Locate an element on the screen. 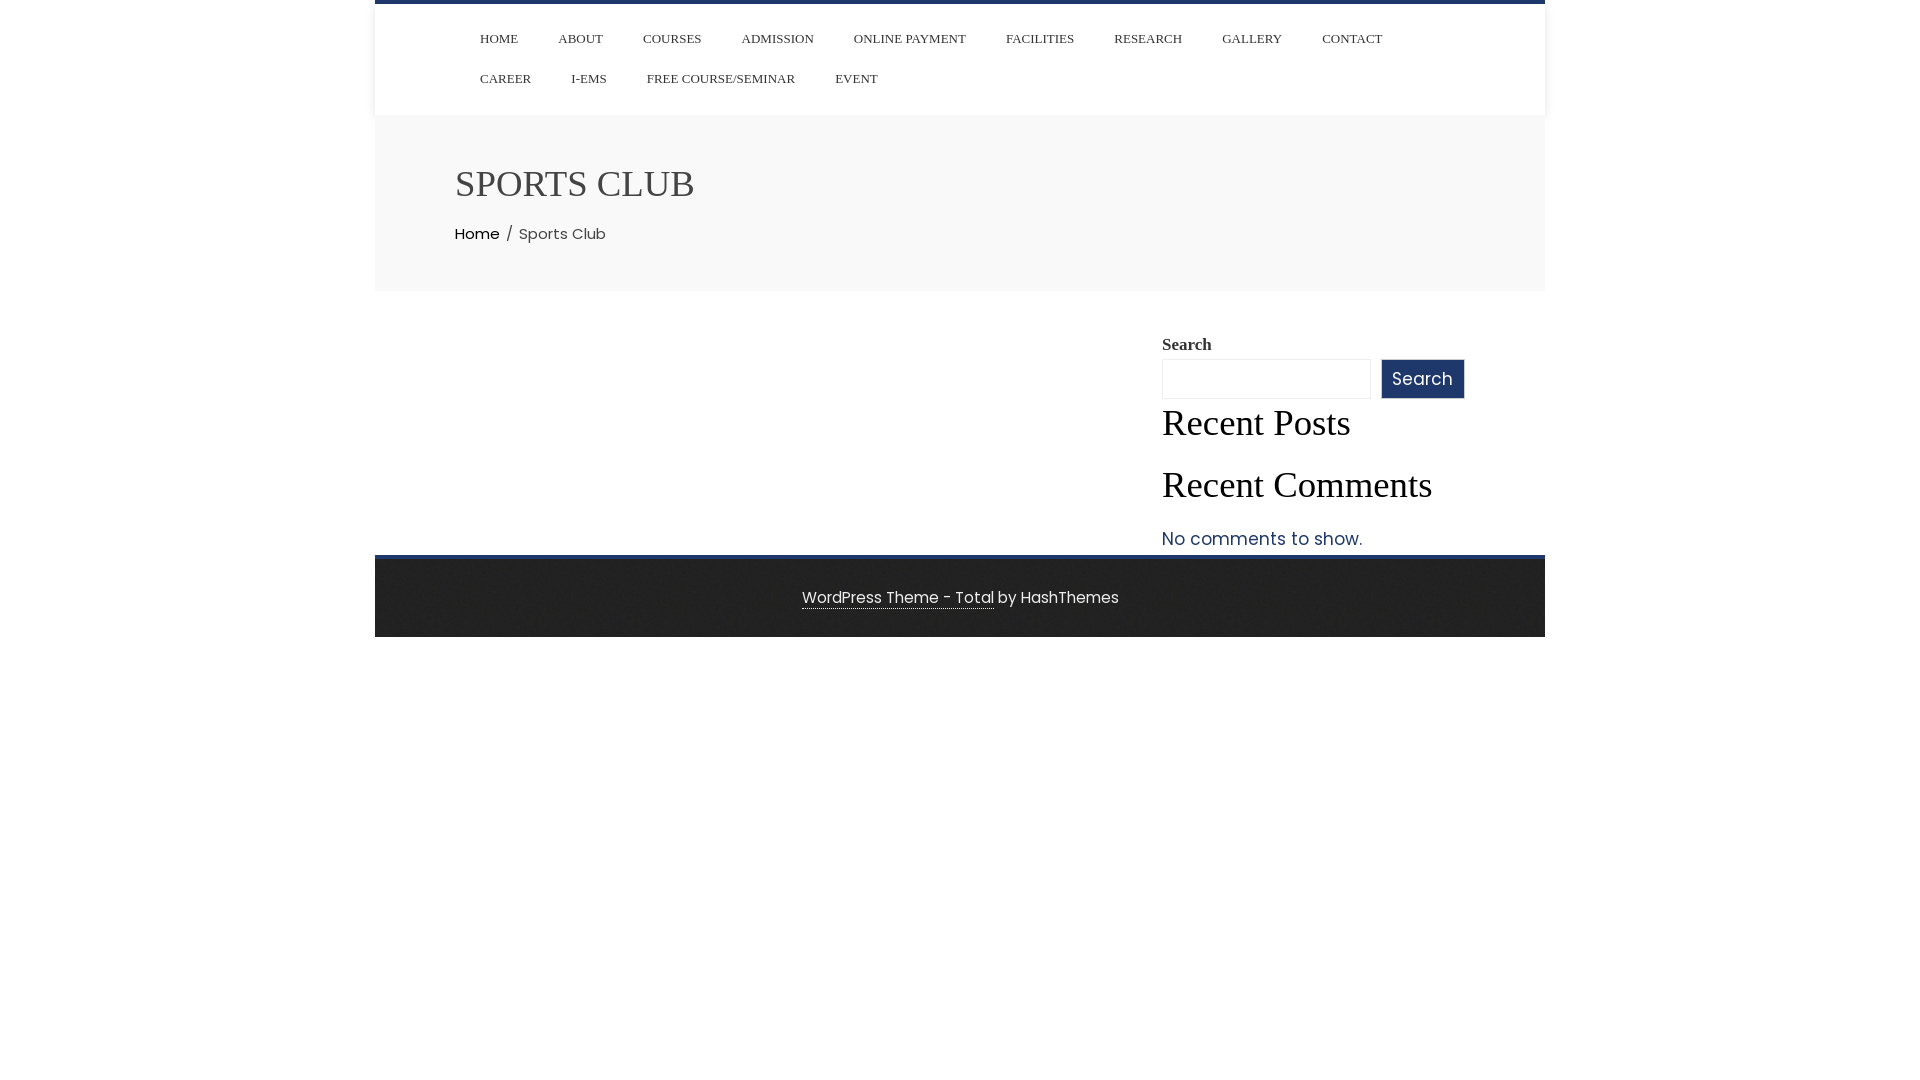  'FREE COURSE/SEMINAR' is located at coordinates (720, 77).